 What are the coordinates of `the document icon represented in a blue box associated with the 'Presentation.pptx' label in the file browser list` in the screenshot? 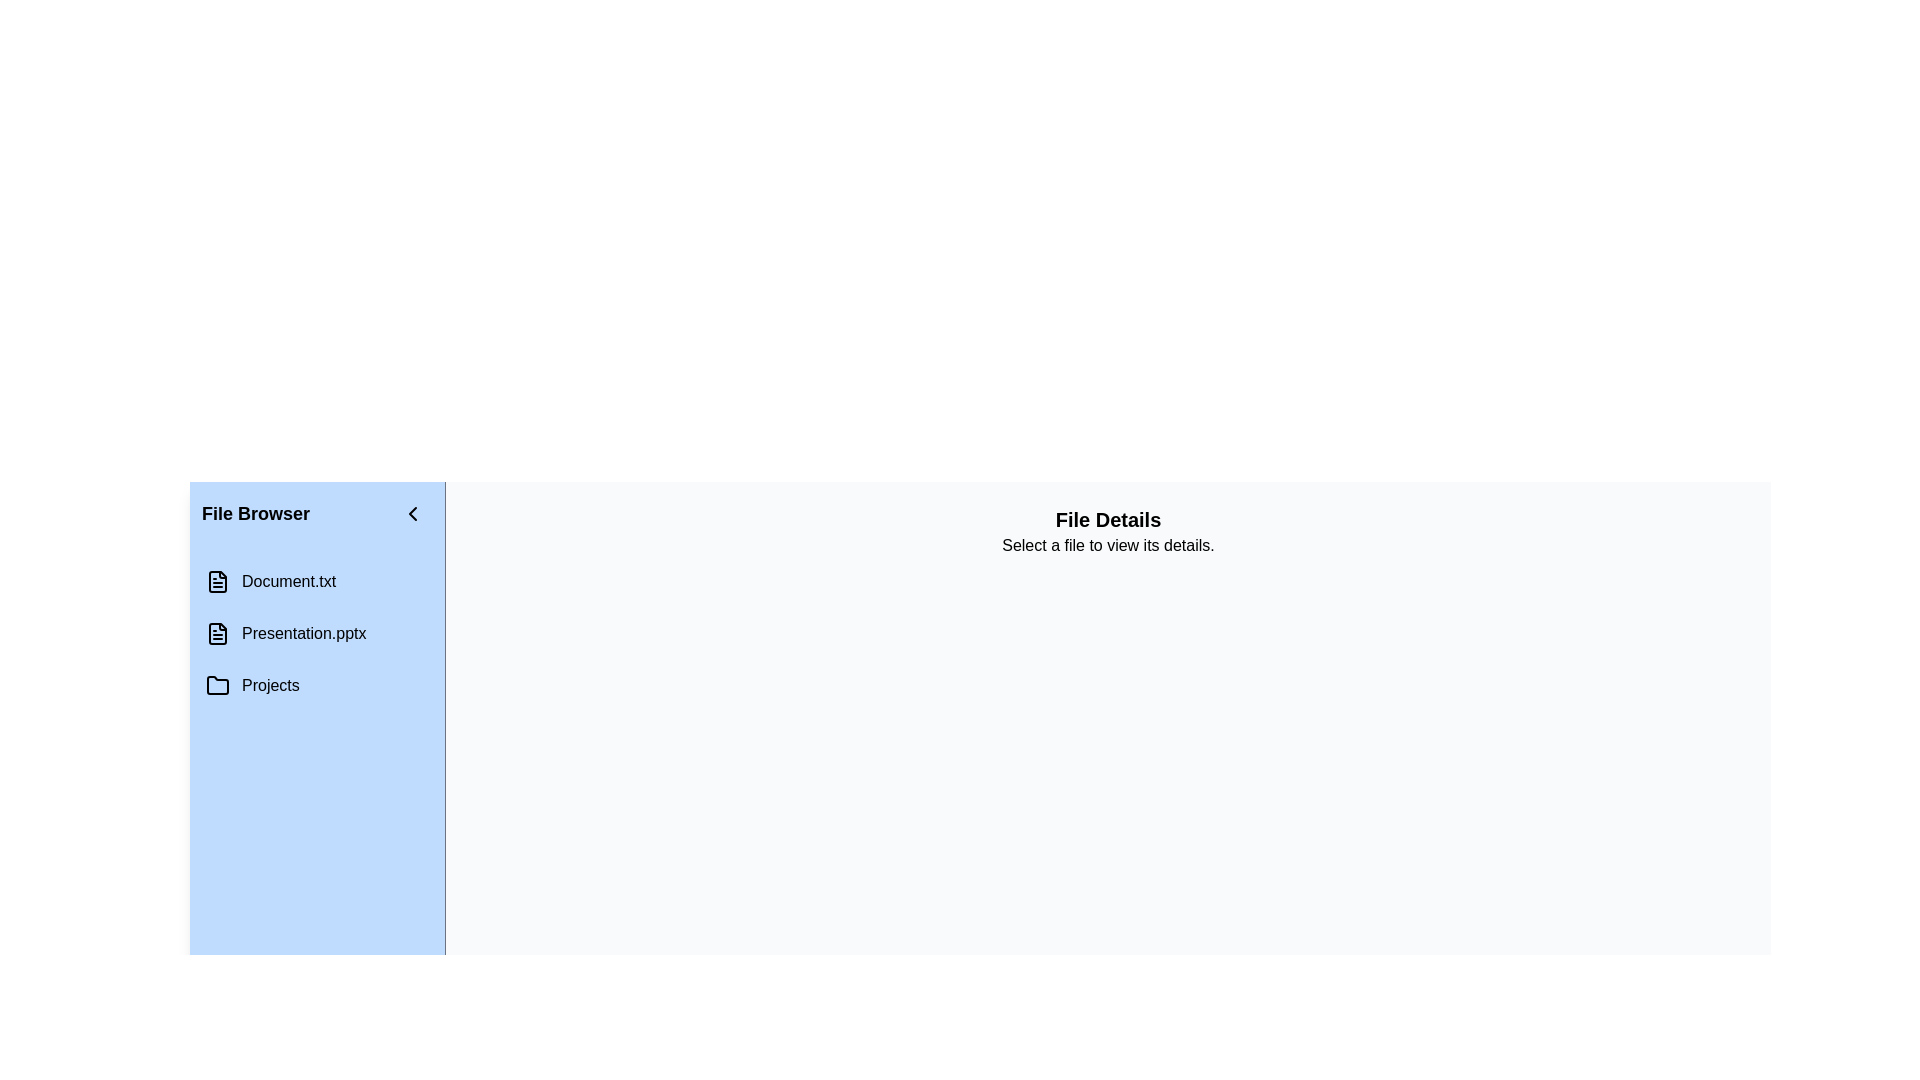 It's located at (217, 633).